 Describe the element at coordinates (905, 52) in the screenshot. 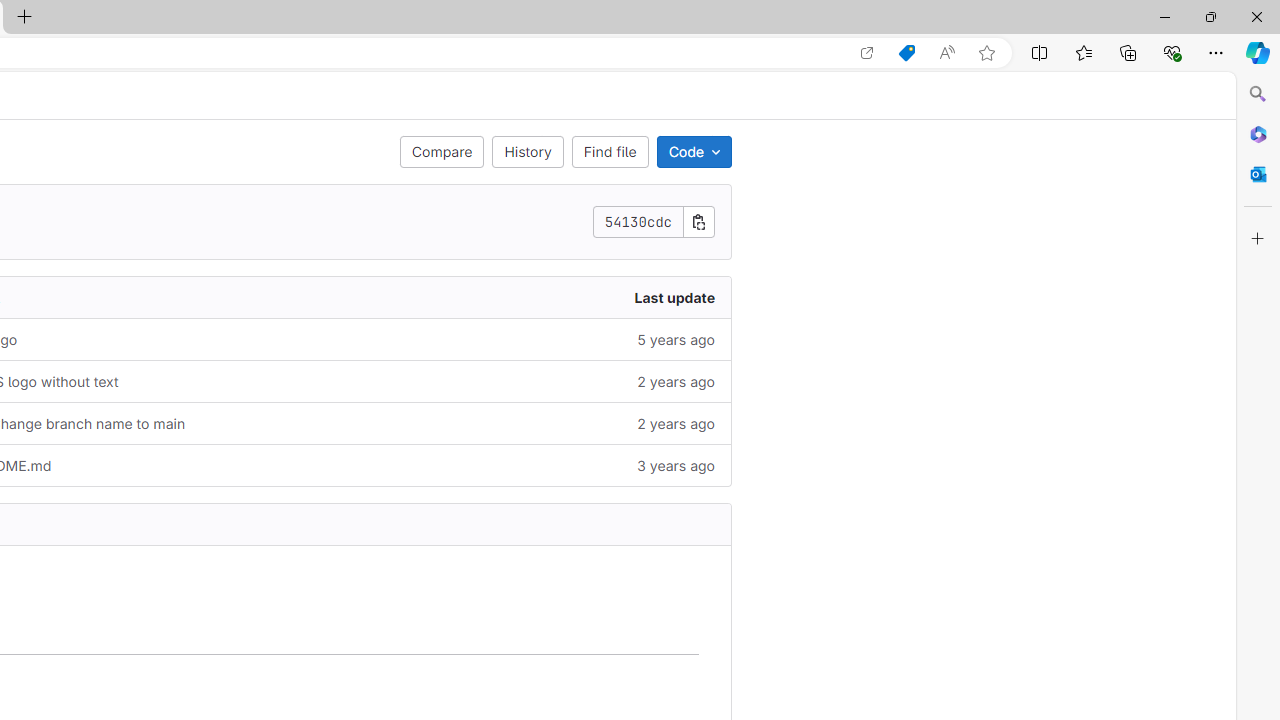

I see `'Shopping in Microsoft Edge'` at that location.